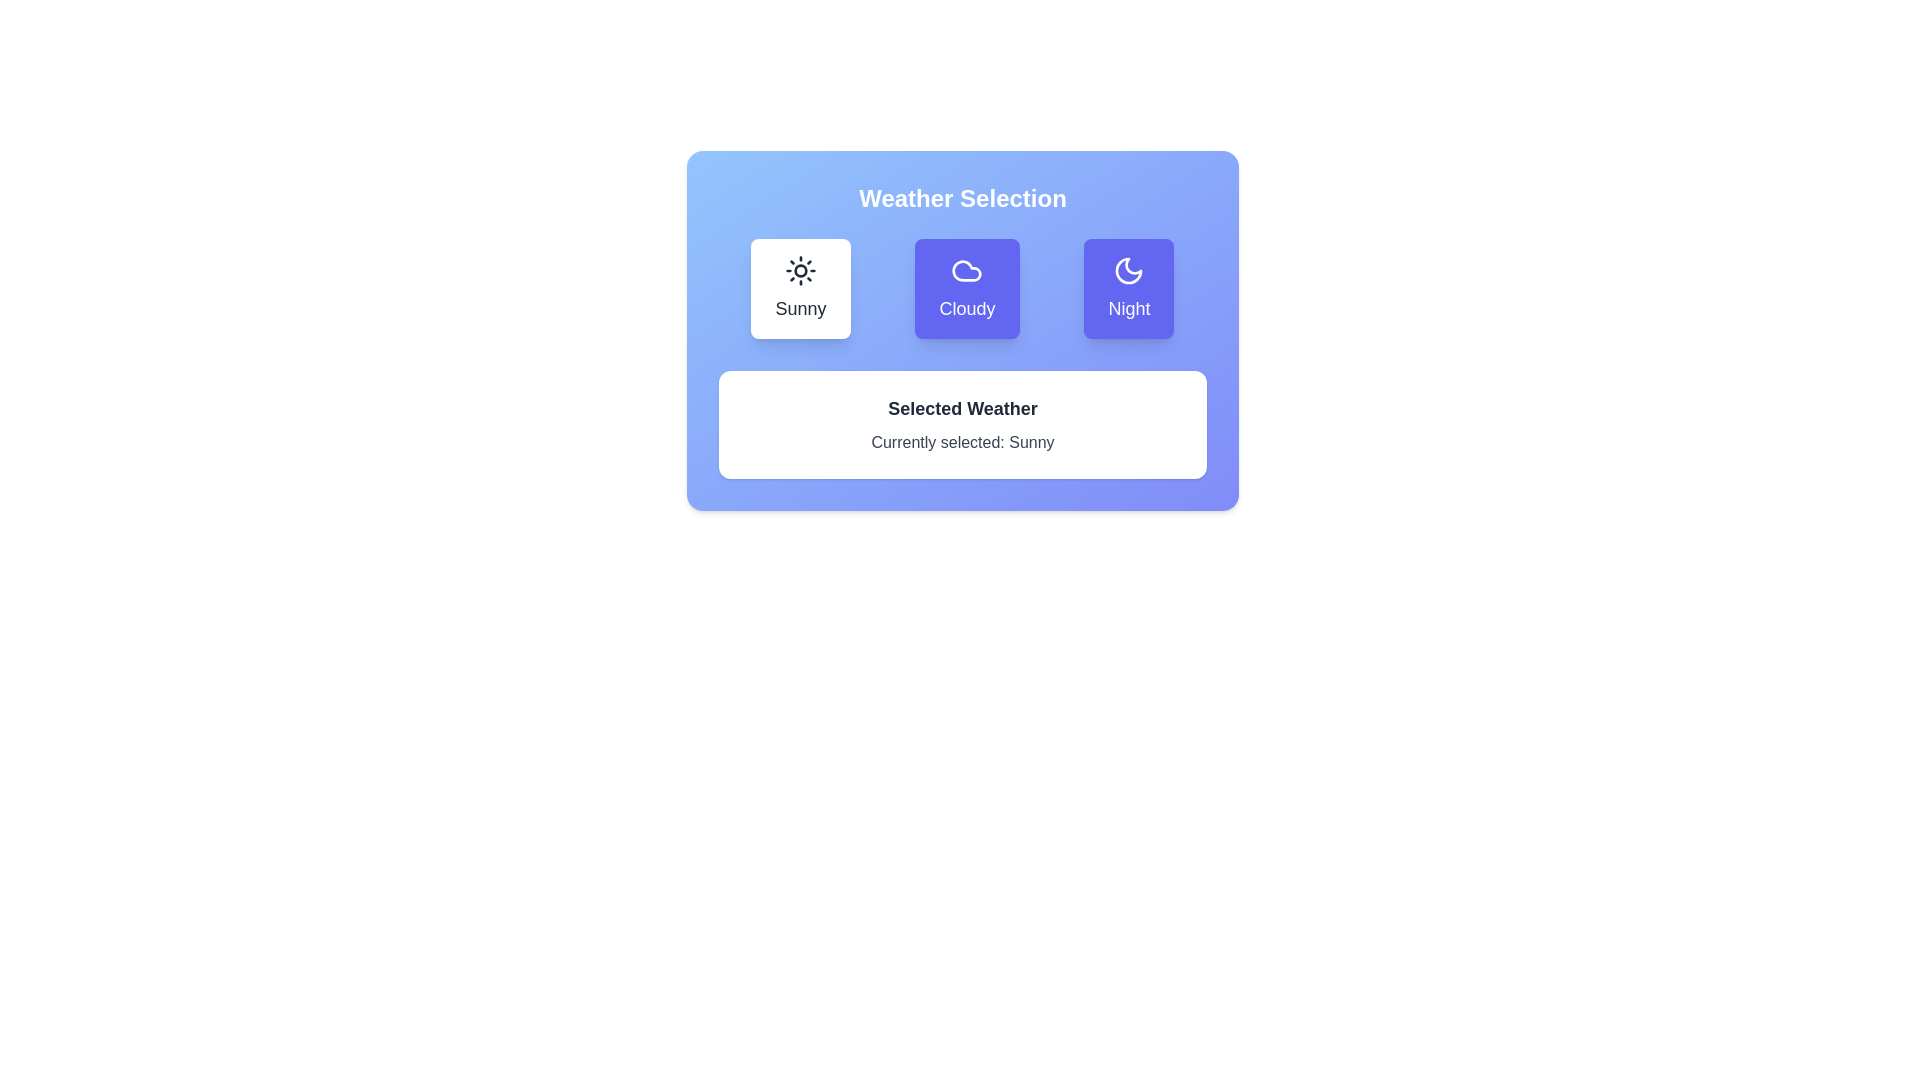  Describe the element at coordinates (801, 289) in the screenshot. I see `the 'Sunny' button` at that location.